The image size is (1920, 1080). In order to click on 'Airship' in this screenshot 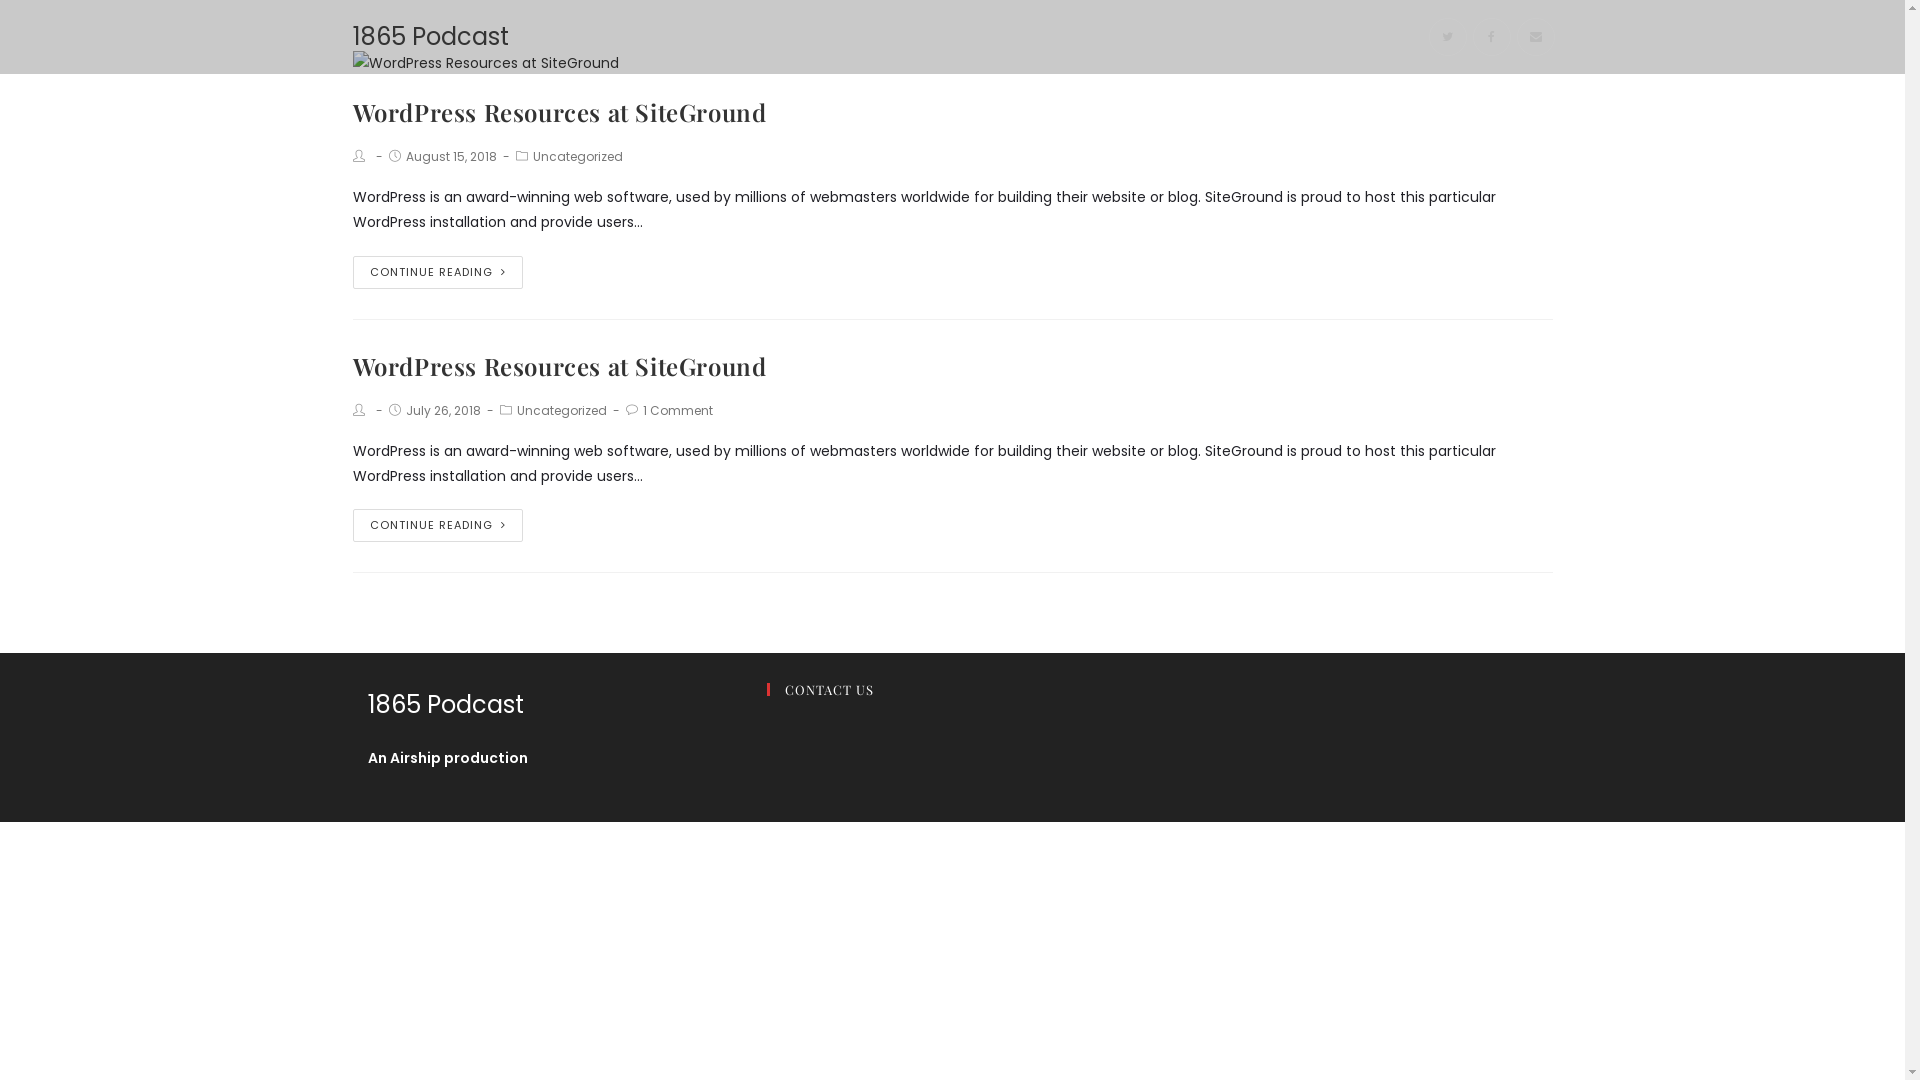, I will do `click(414, 758)`.